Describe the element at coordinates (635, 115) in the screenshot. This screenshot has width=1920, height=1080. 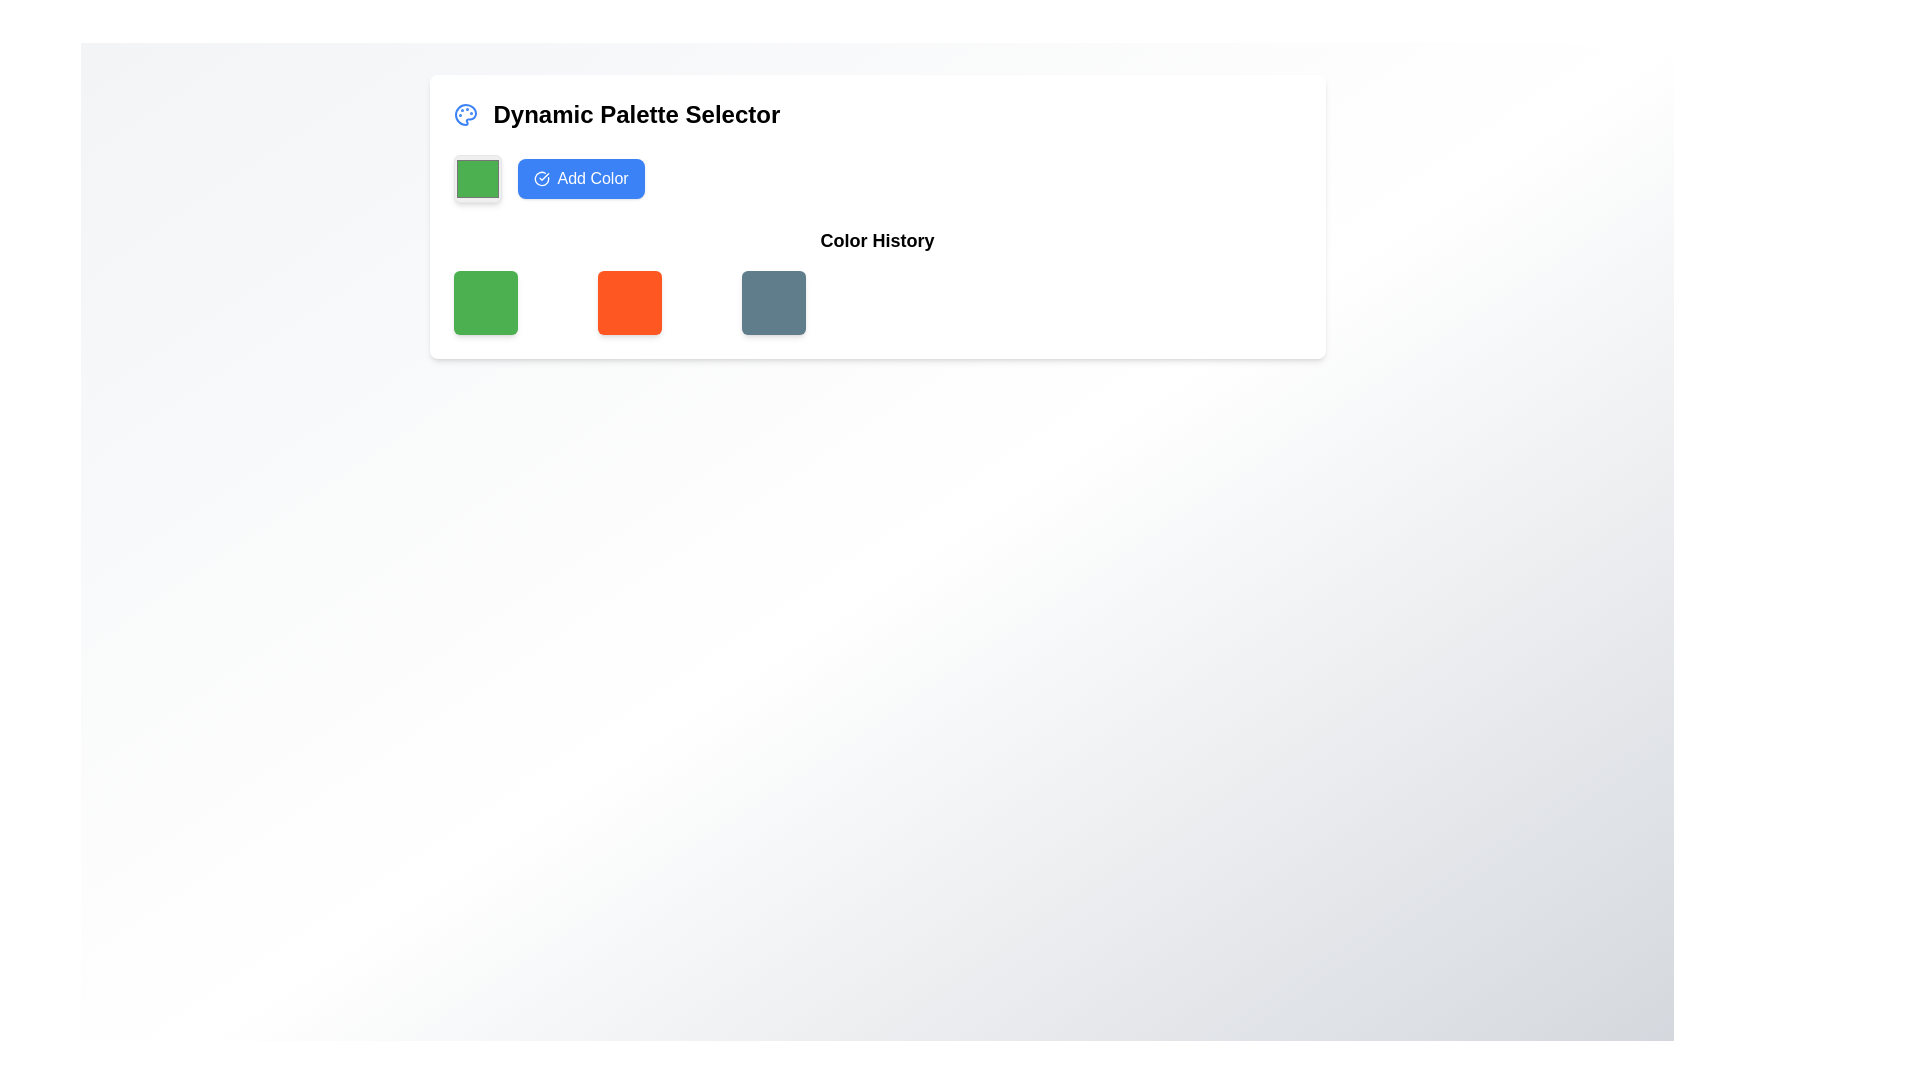
I see `the text label displaying 'Dynamic Palette Selector', which is styled in bold font and positioned at the top of the section` at that location.